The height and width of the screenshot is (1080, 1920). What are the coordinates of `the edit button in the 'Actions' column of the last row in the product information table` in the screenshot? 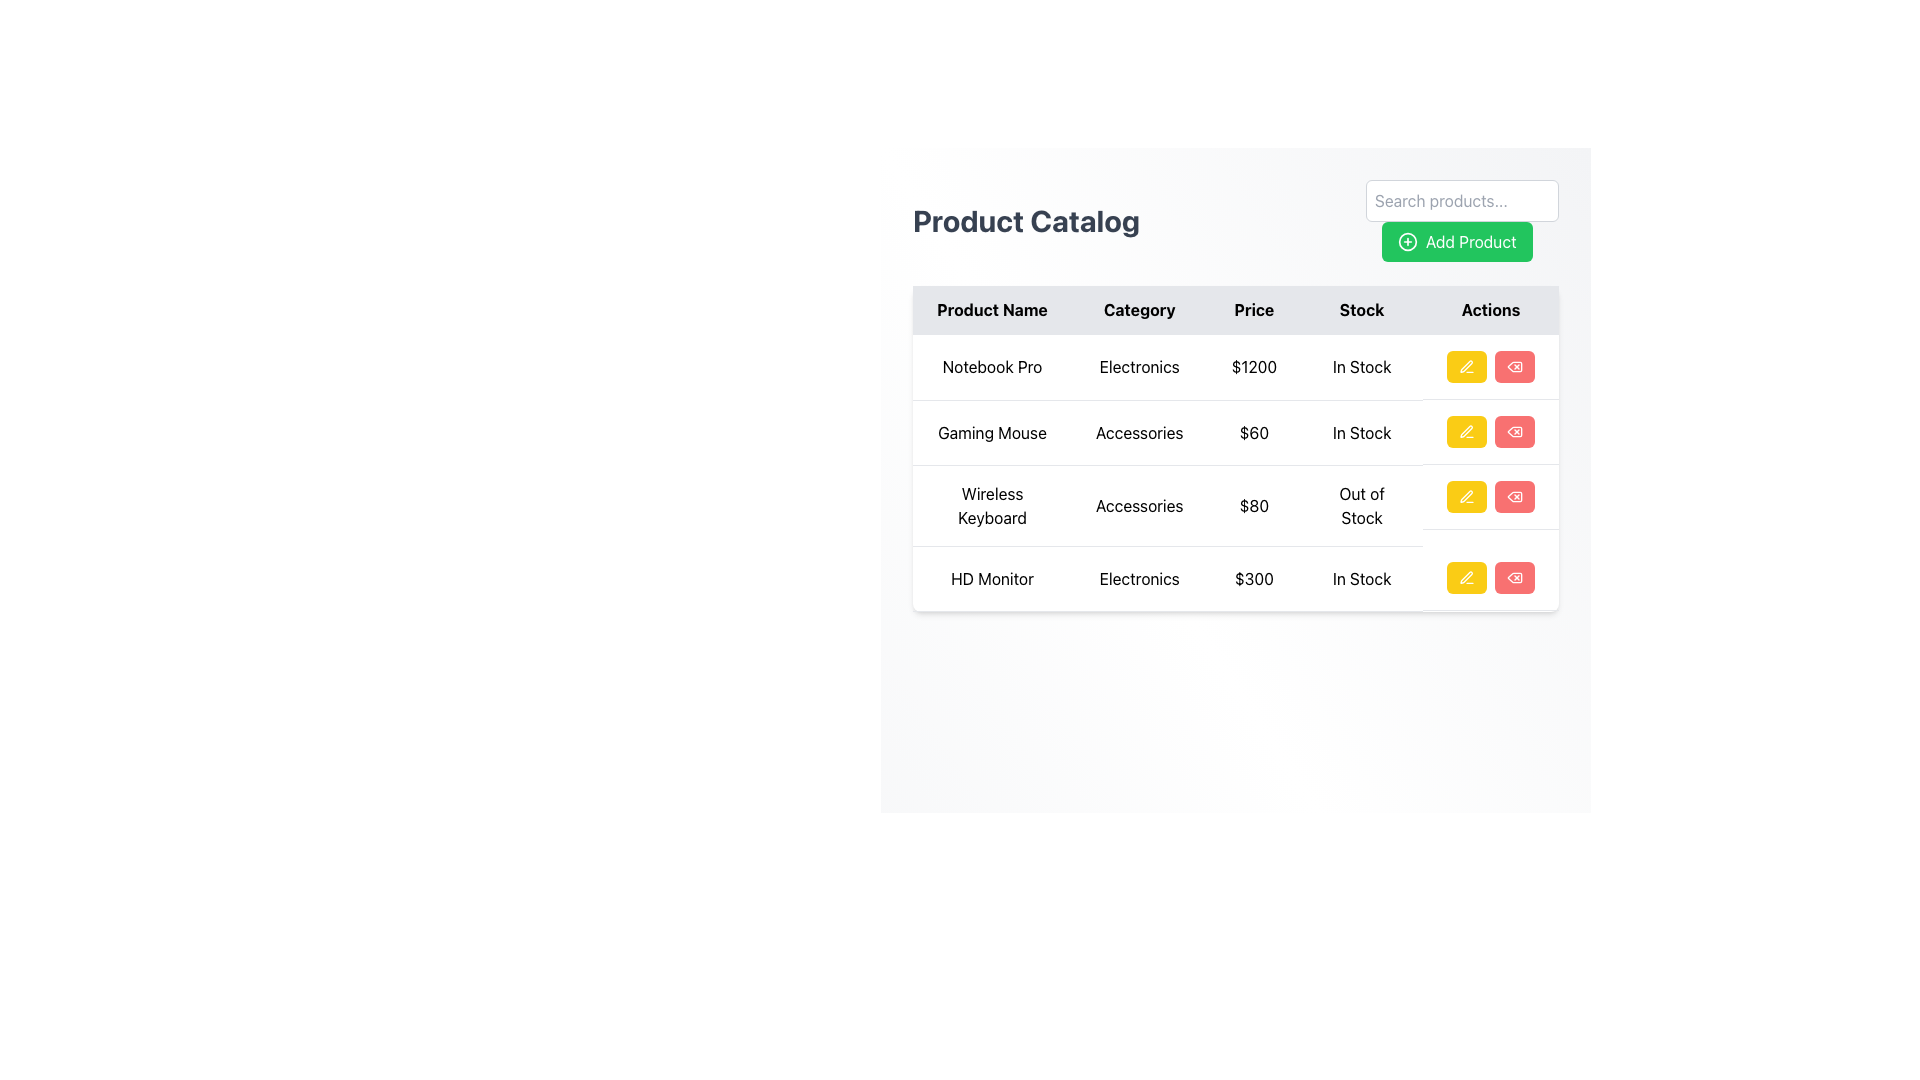 It's located at (1467, 578).